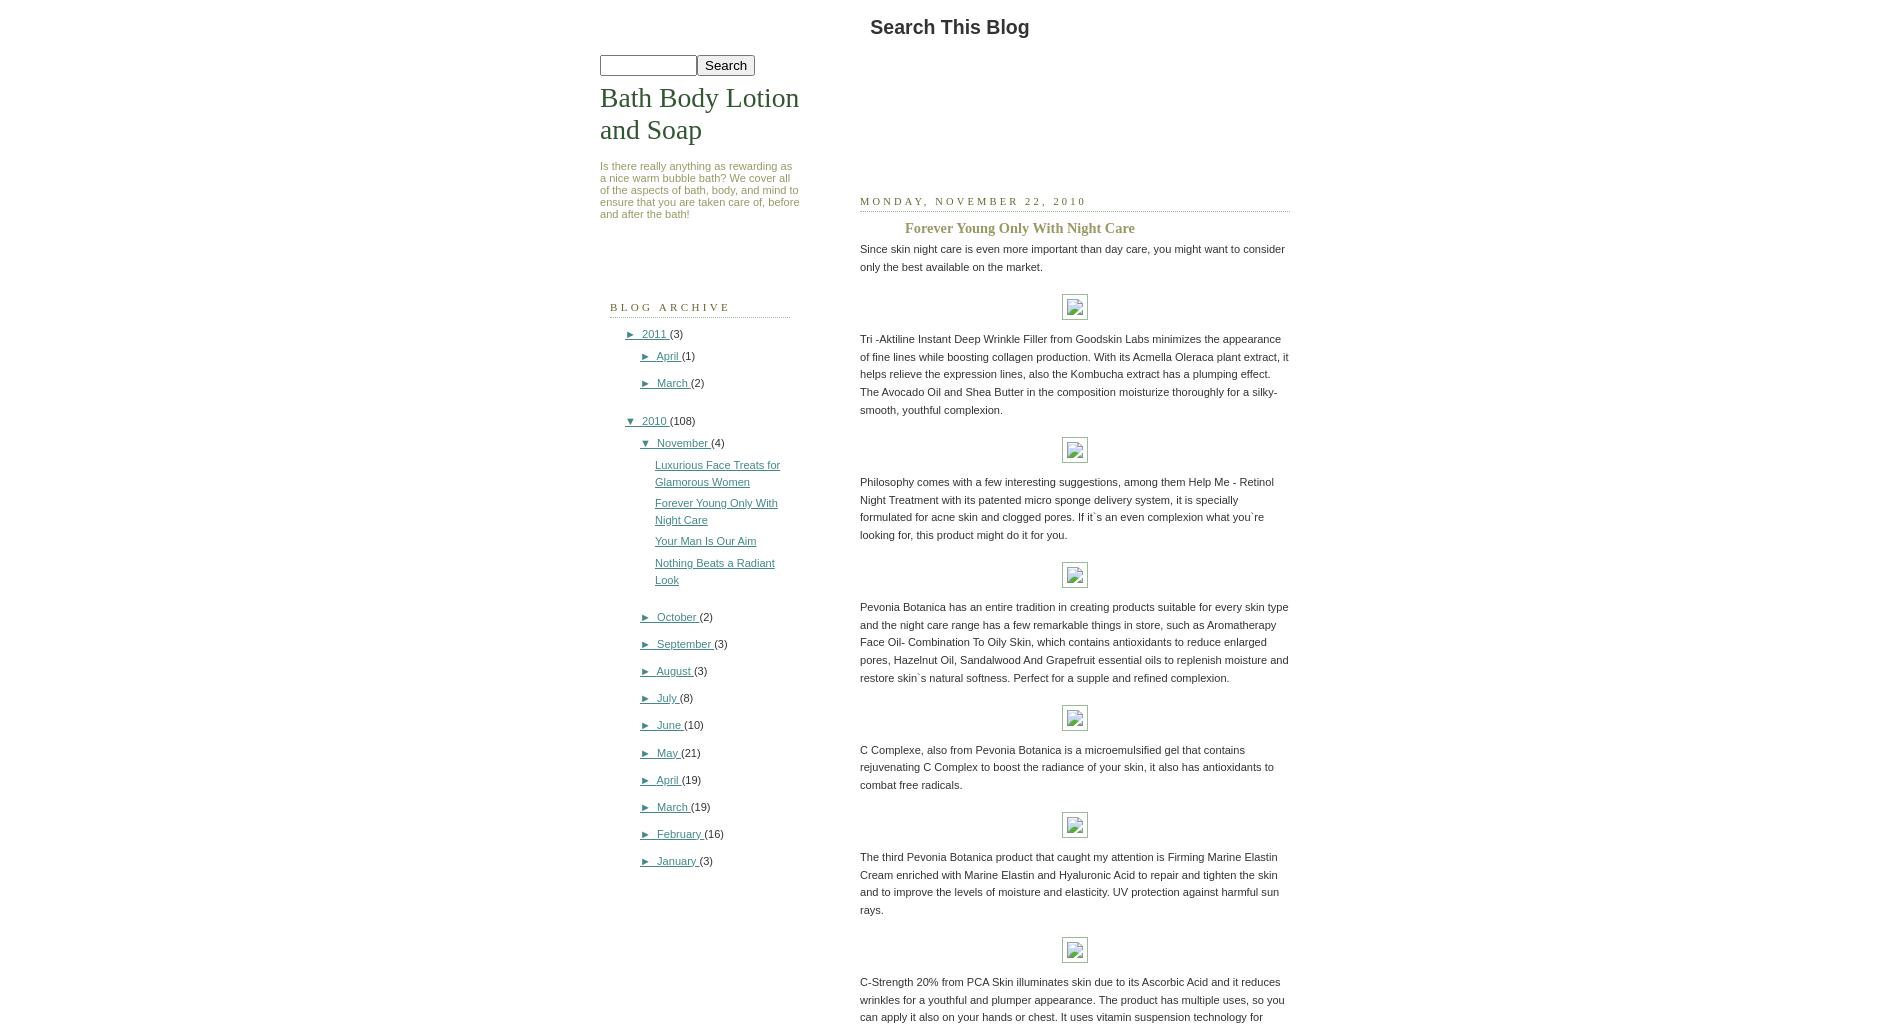 The height and width of the screenshot is (1028, 1900). Describe the element at coordinates (670, 306) in the screenshot. I see `'Blog Archive'` at that location.